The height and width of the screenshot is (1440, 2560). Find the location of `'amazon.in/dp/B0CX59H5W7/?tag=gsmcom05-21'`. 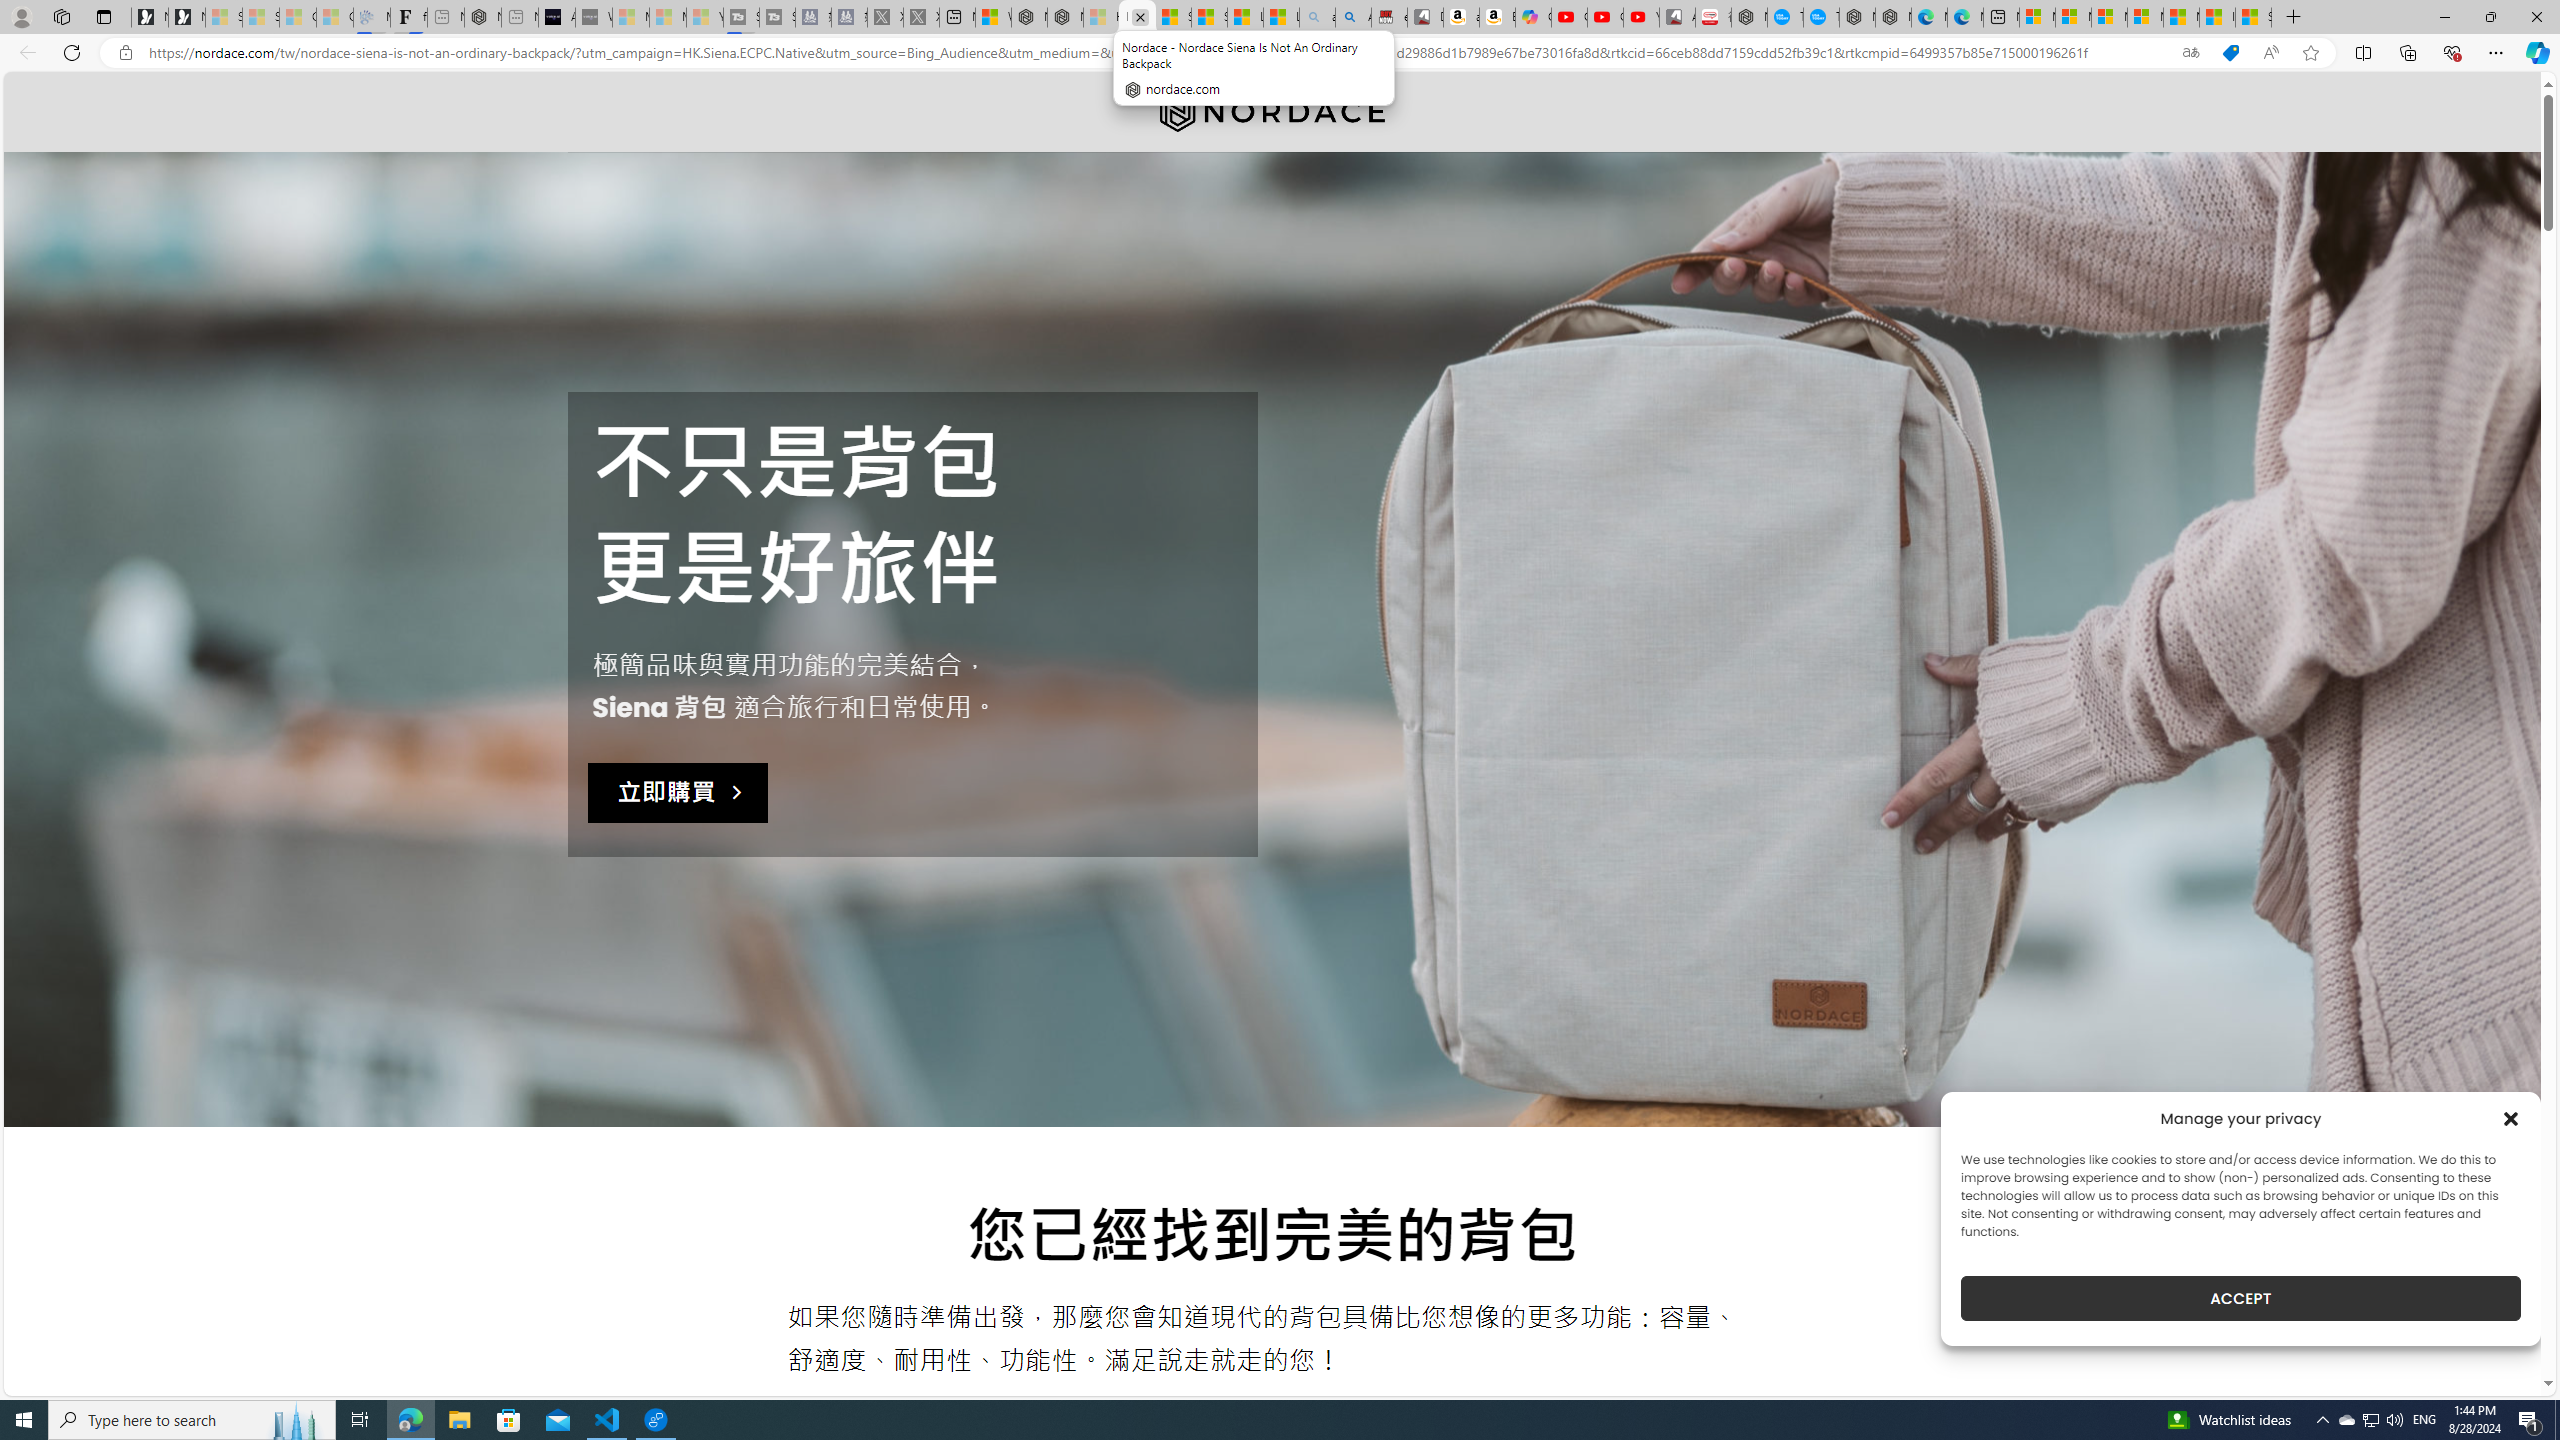

'amazon.in/dp/B0CX59H5W7/?tag=gsmcom05-21' is located at coordinates (1460, 16).